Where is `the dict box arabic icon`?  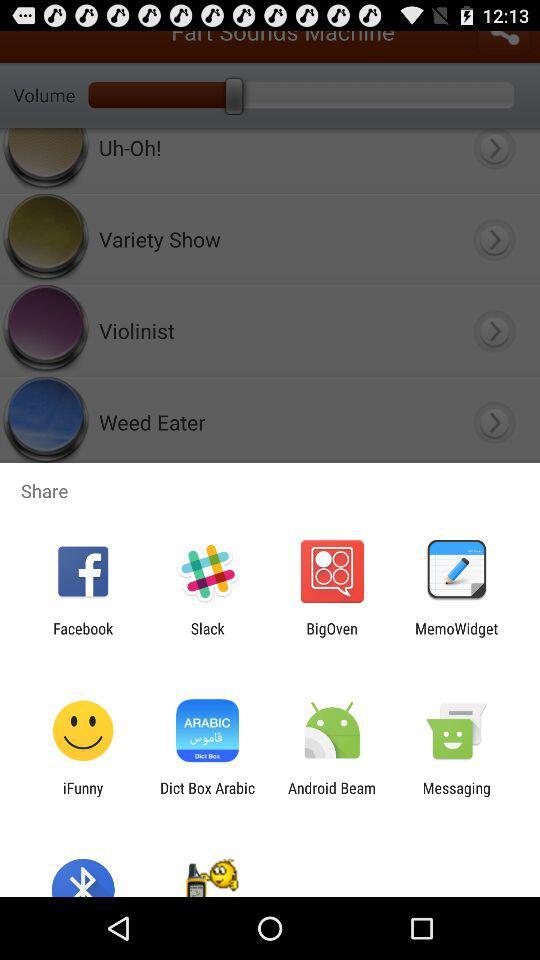 the dict box arabic icon is located at coordinates (206, 796).